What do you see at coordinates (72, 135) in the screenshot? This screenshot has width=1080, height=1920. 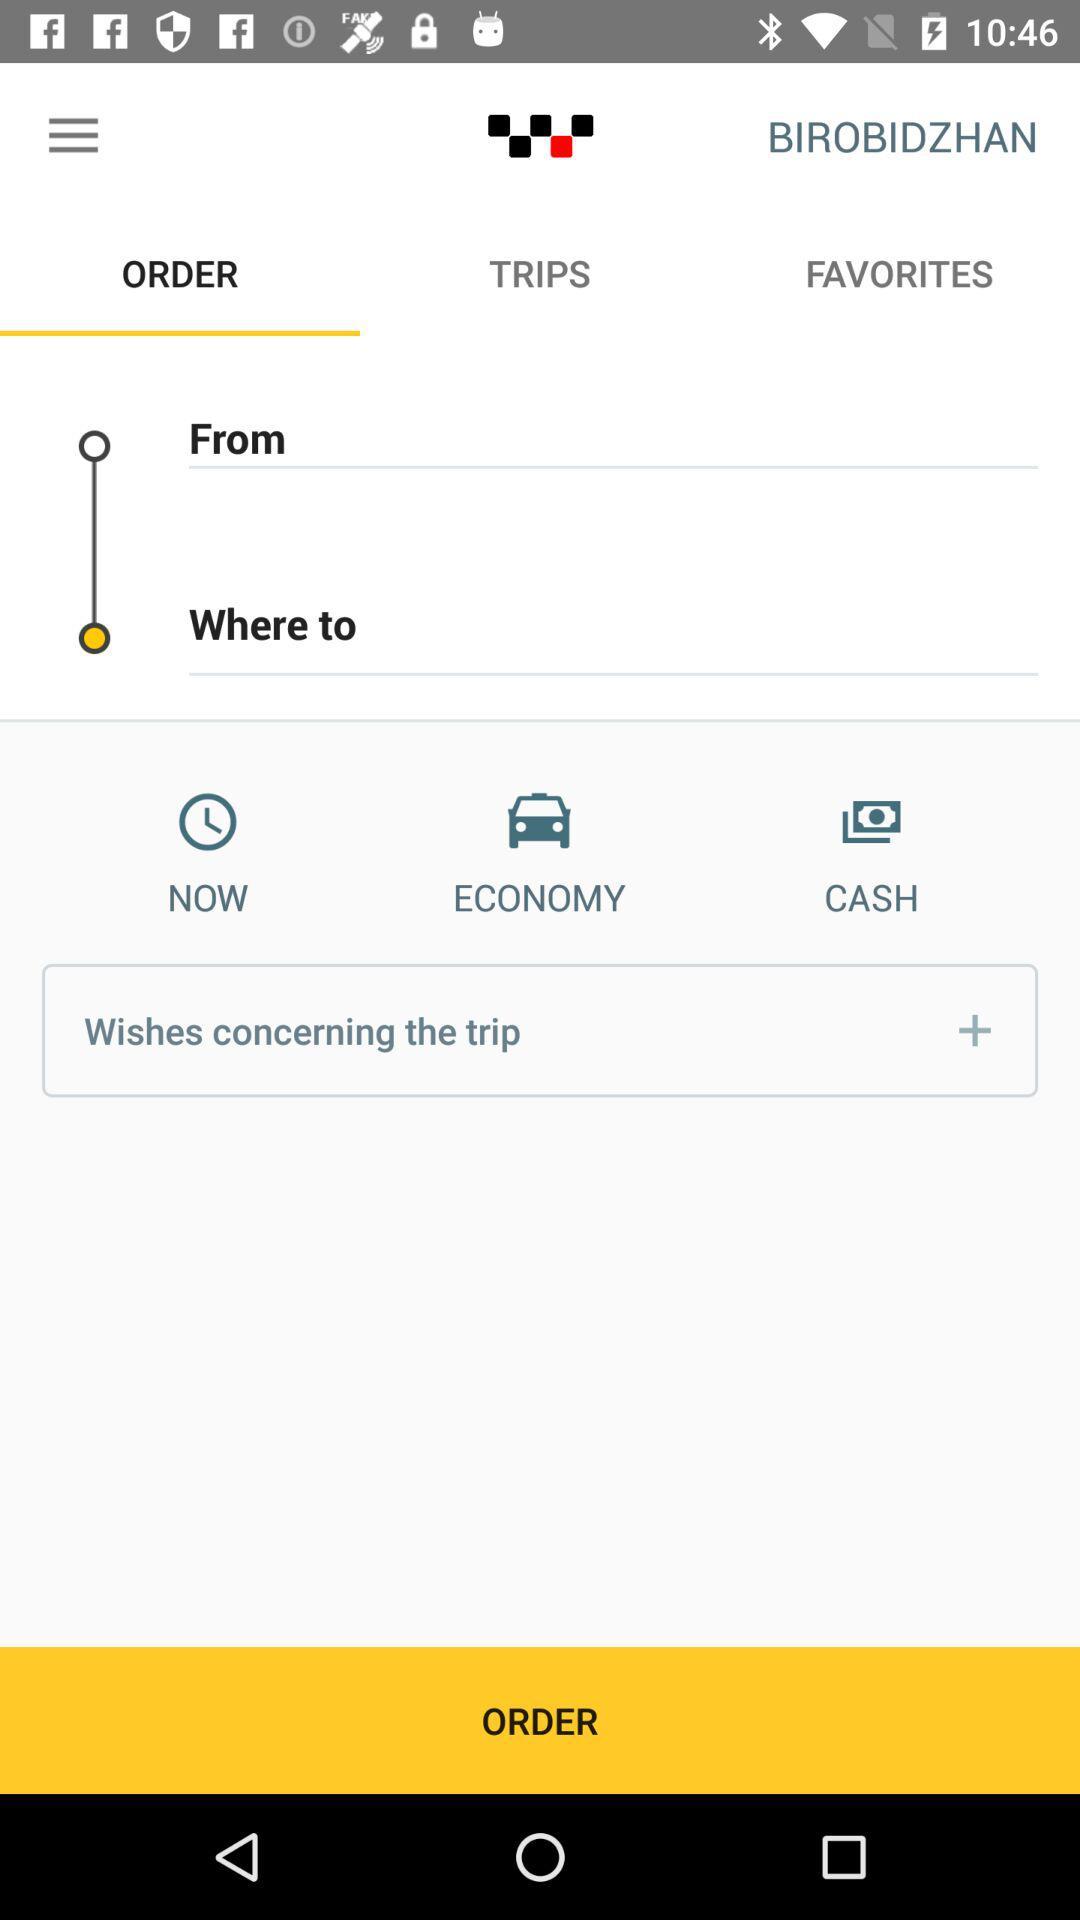 I see `the icon above the order` at bounding box center [72, 135].